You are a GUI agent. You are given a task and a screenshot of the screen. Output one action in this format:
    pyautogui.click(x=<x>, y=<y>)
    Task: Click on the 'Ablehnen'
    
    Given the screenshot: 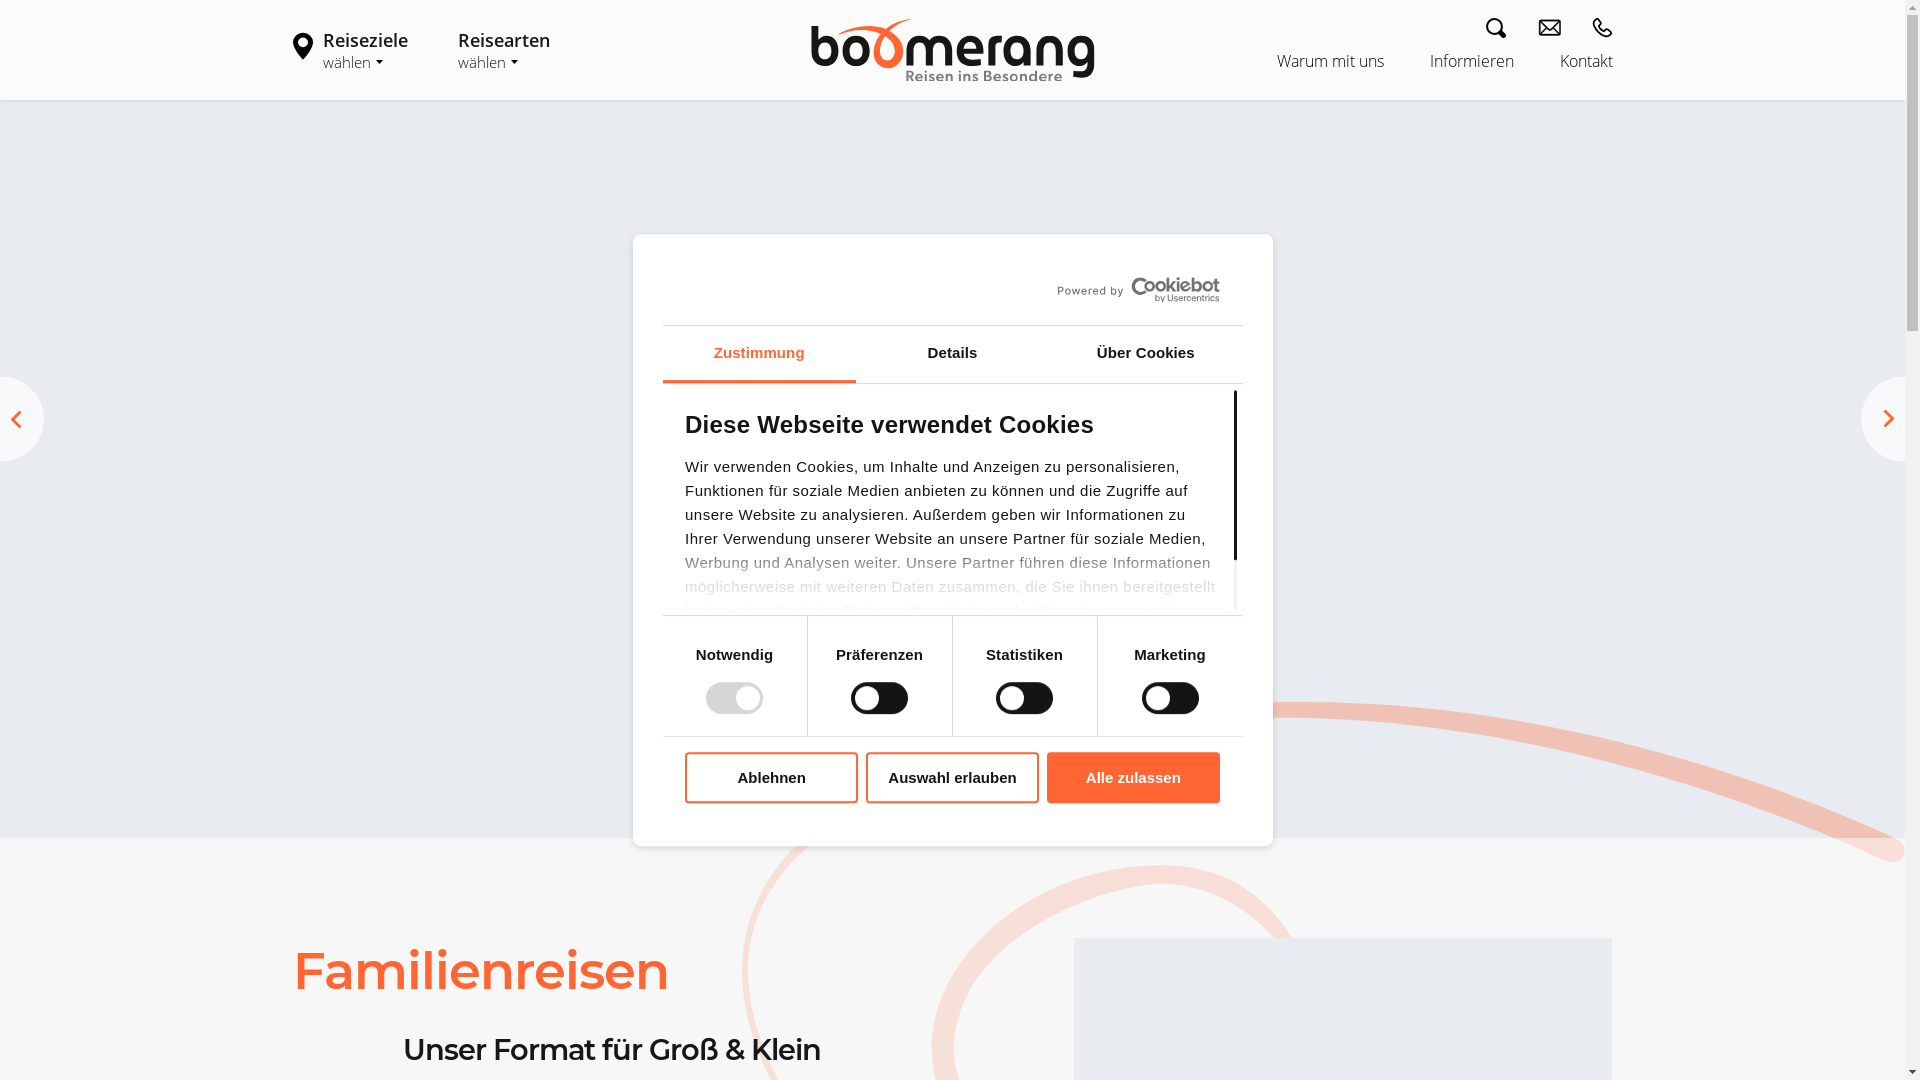 What is the action you would take?
    pyautogui.click(x=685, y=776)
    